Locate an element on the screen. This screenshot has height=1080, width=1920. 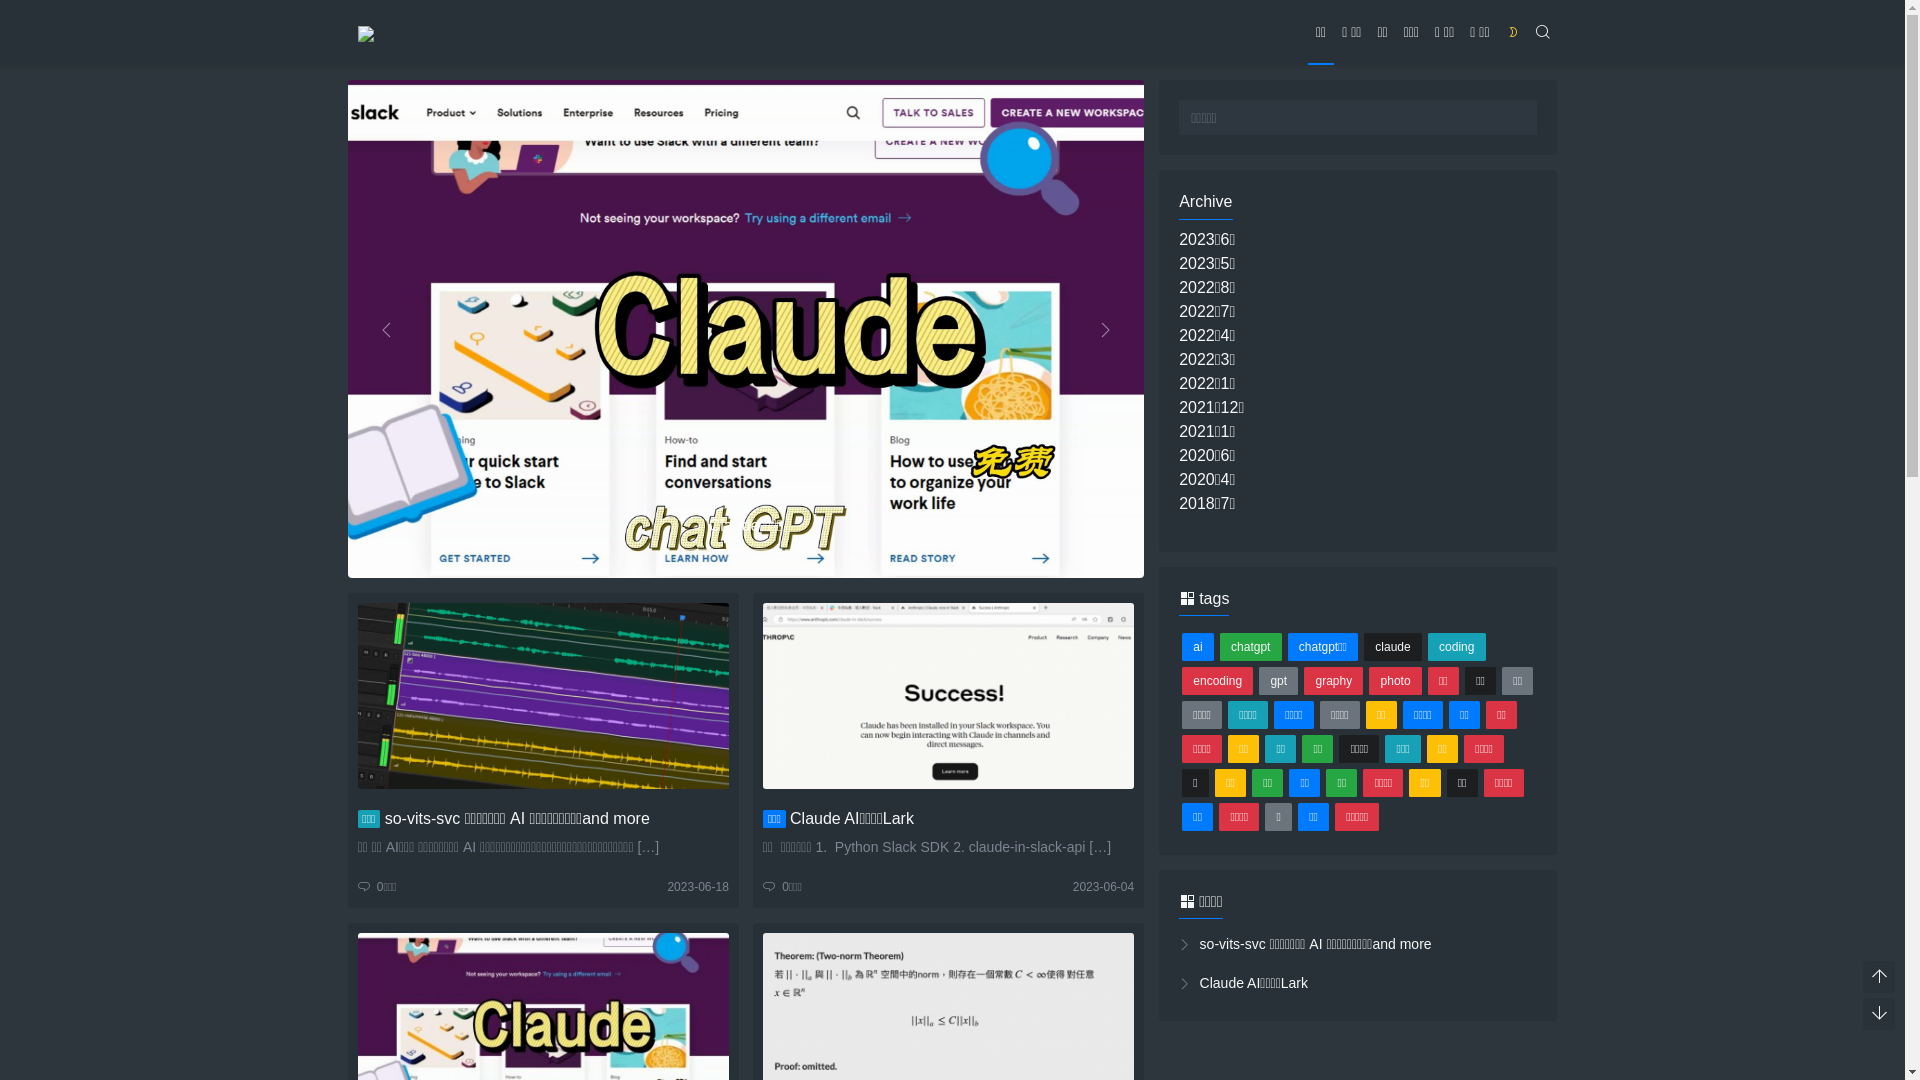
'gpt' is located at coordinates (1277, 680).